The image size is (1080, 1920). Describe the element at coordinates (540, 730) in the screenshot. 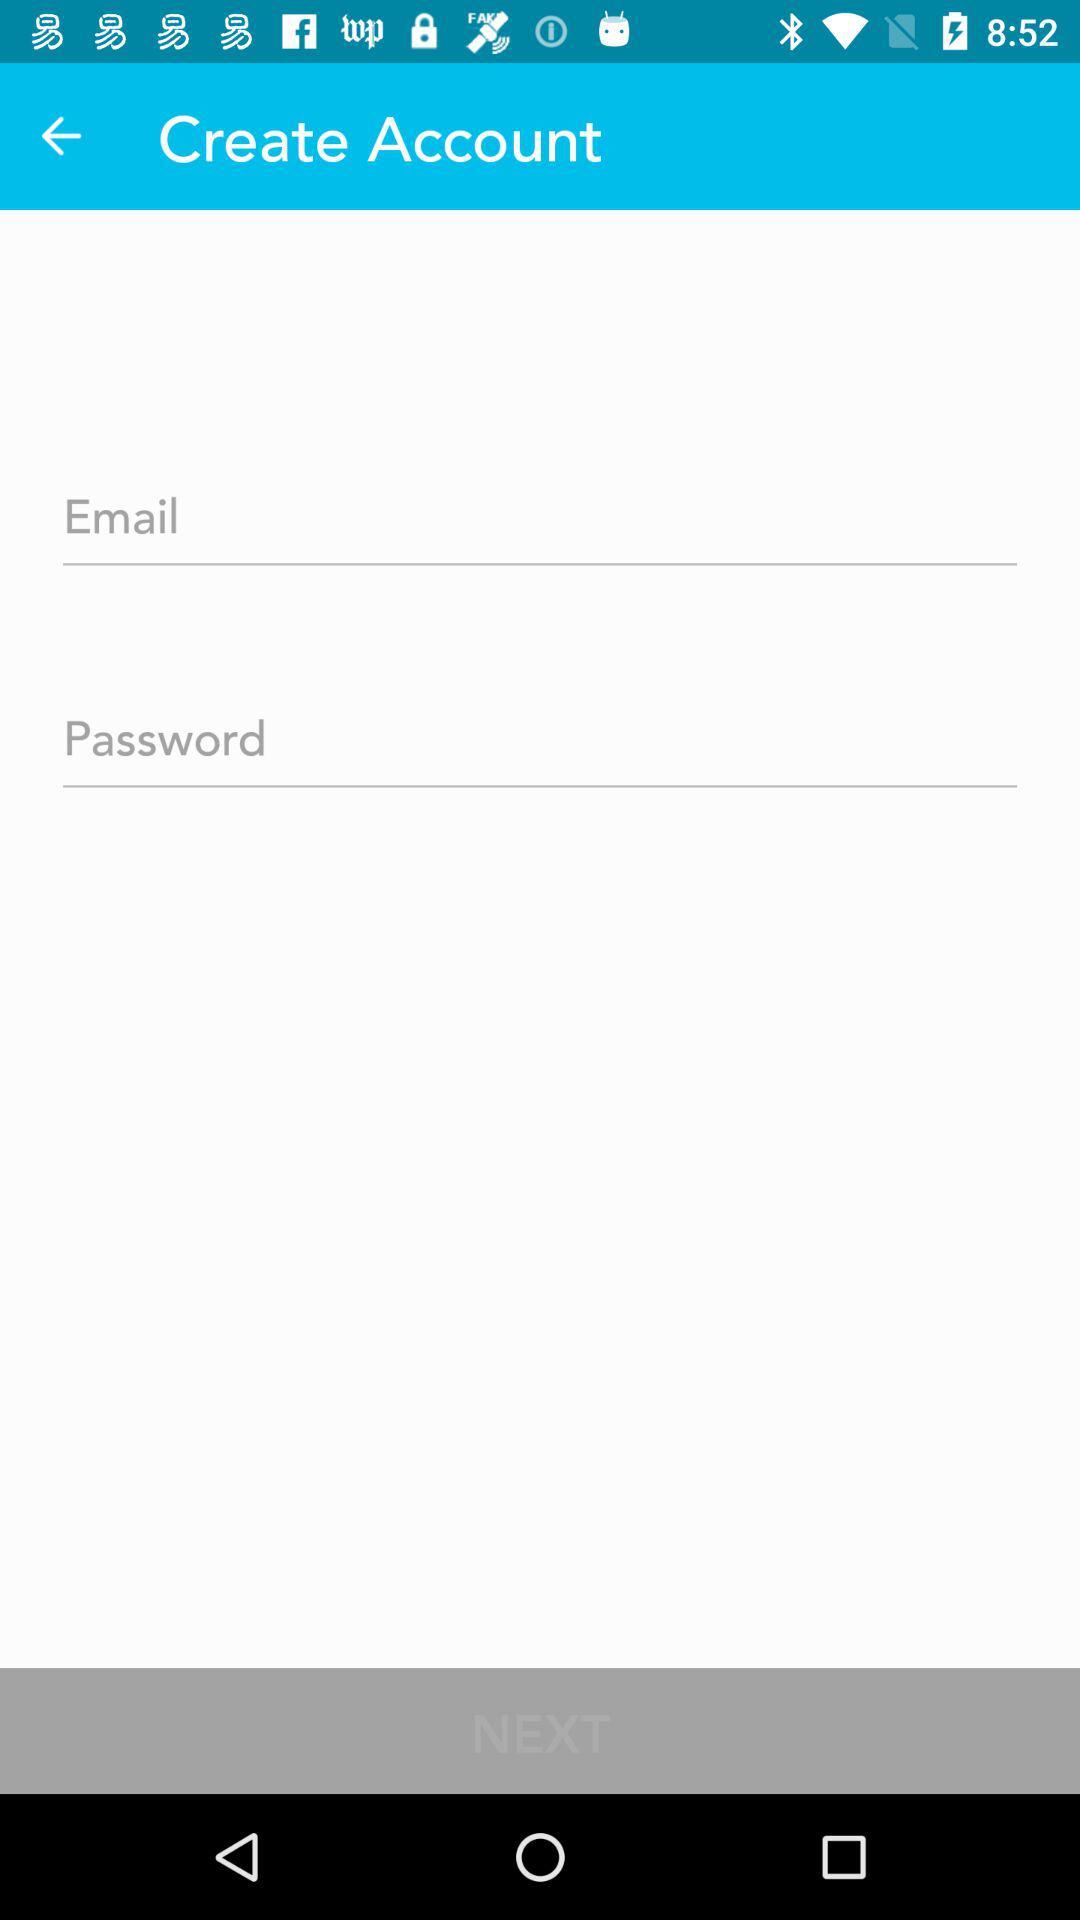

I see `password` at that location.